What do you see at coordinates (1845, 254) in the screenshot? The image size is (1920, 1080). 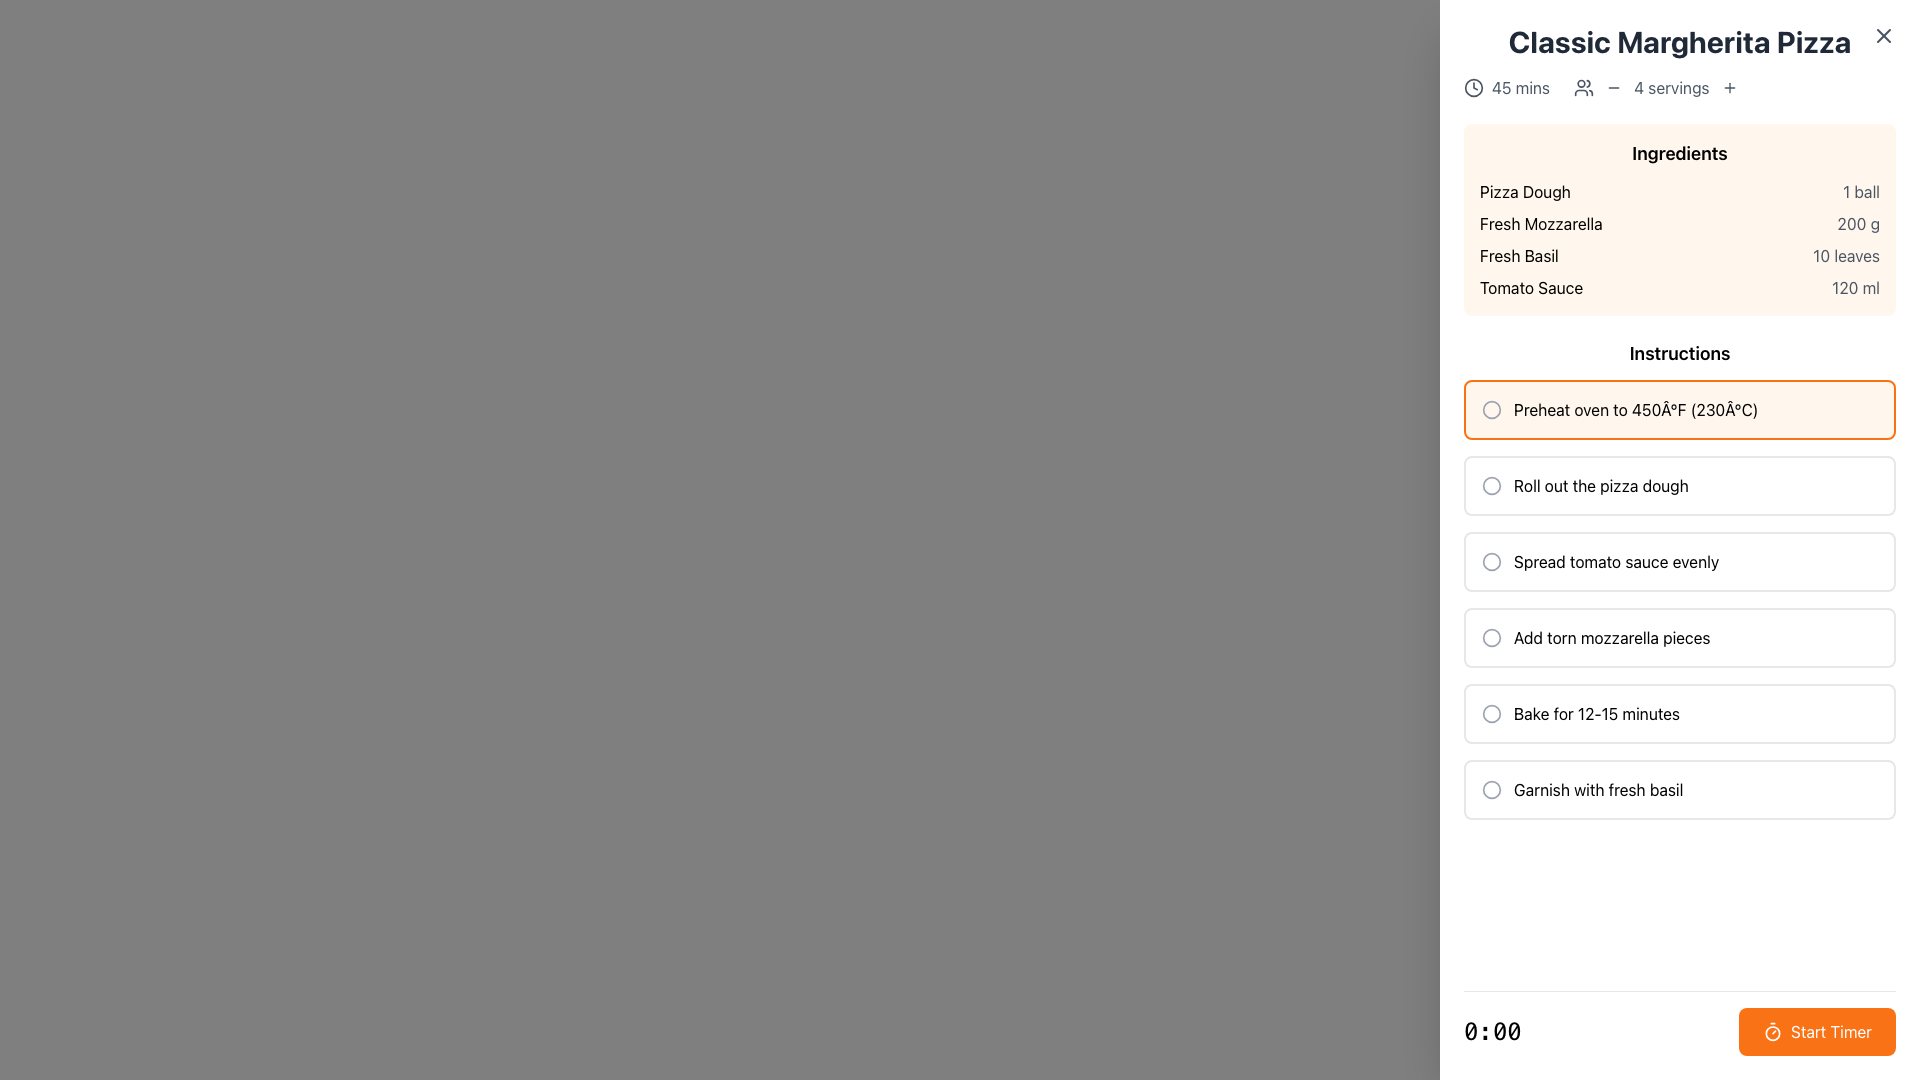 I see `the text label displaying '10 leaves' which is styled in gray and located to the right of the 'Fresh Basil' label in the 'Ingredients' section of the recipe interface` at bounding box center [1845, 254].